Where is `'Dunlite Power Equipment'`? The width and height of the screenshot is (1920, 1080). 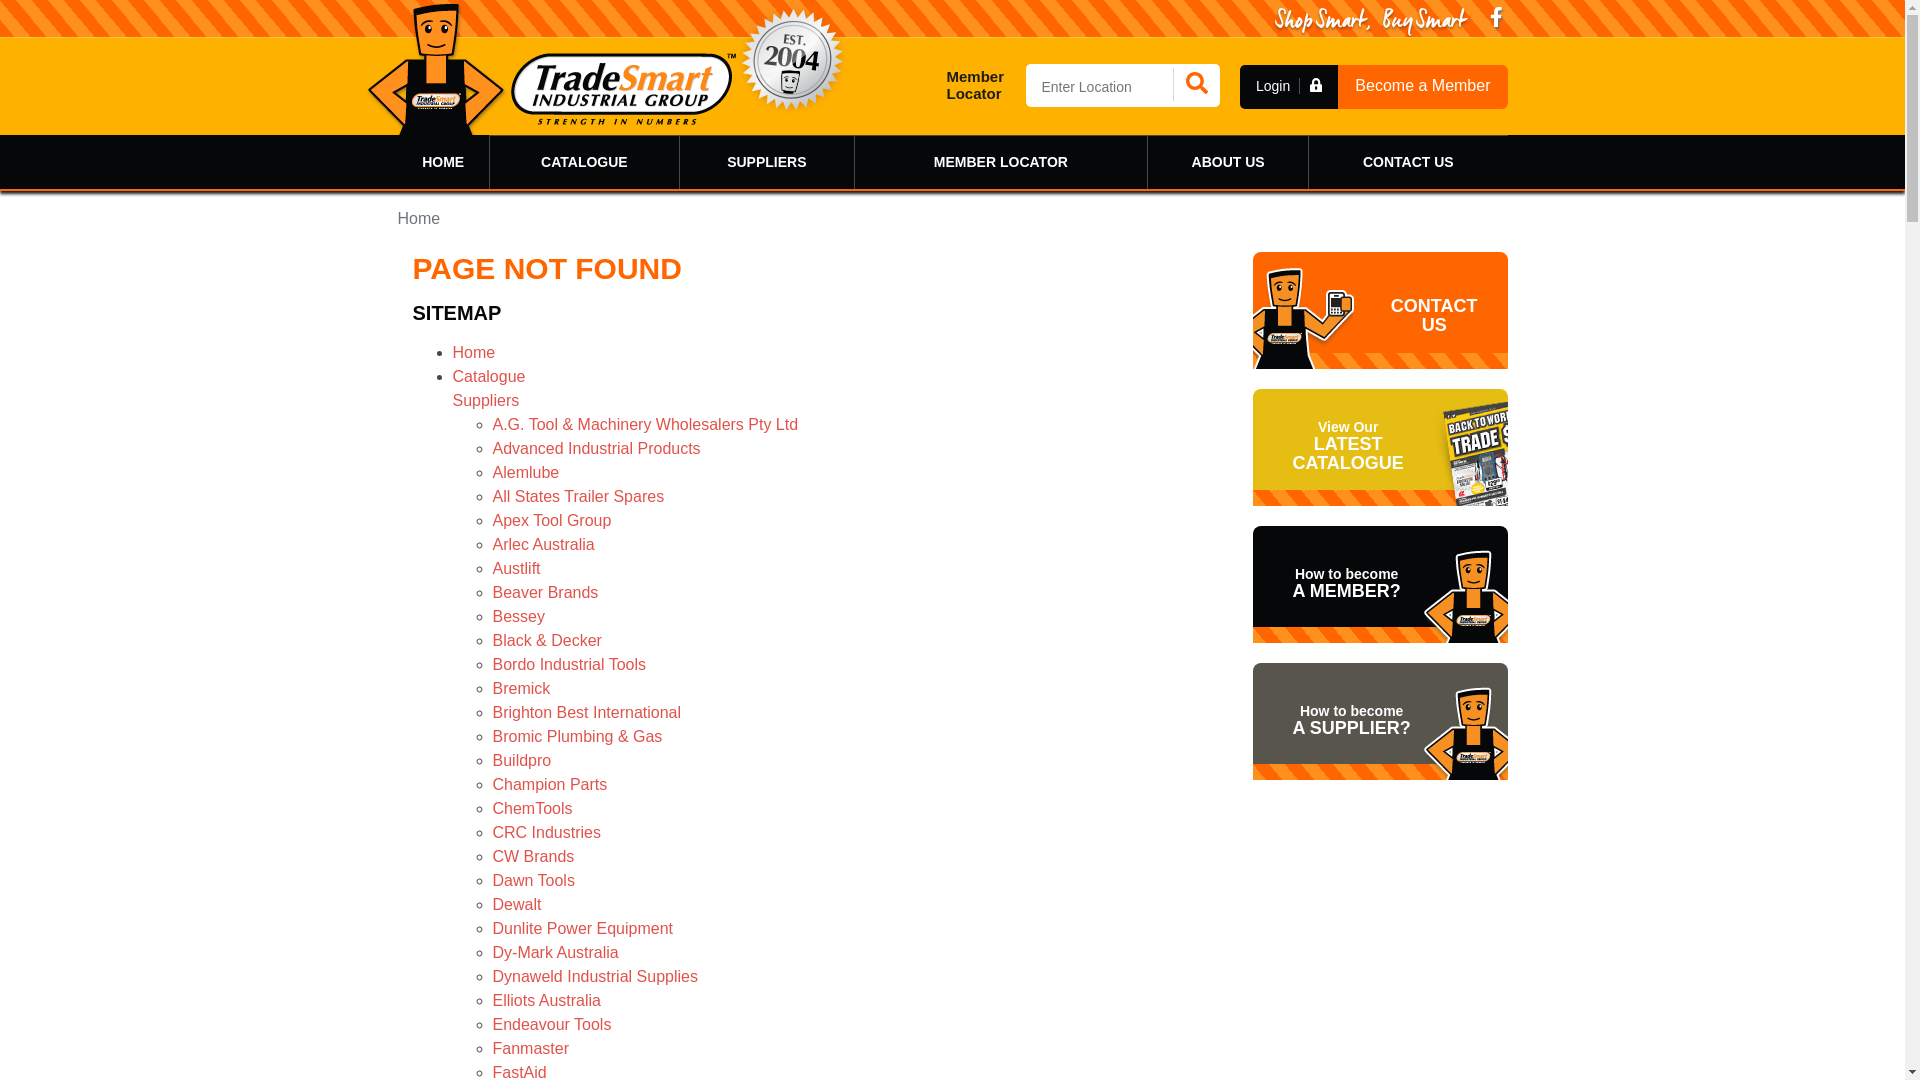 'Dunlite Power Equipment' is located at coordinates (491, 928).